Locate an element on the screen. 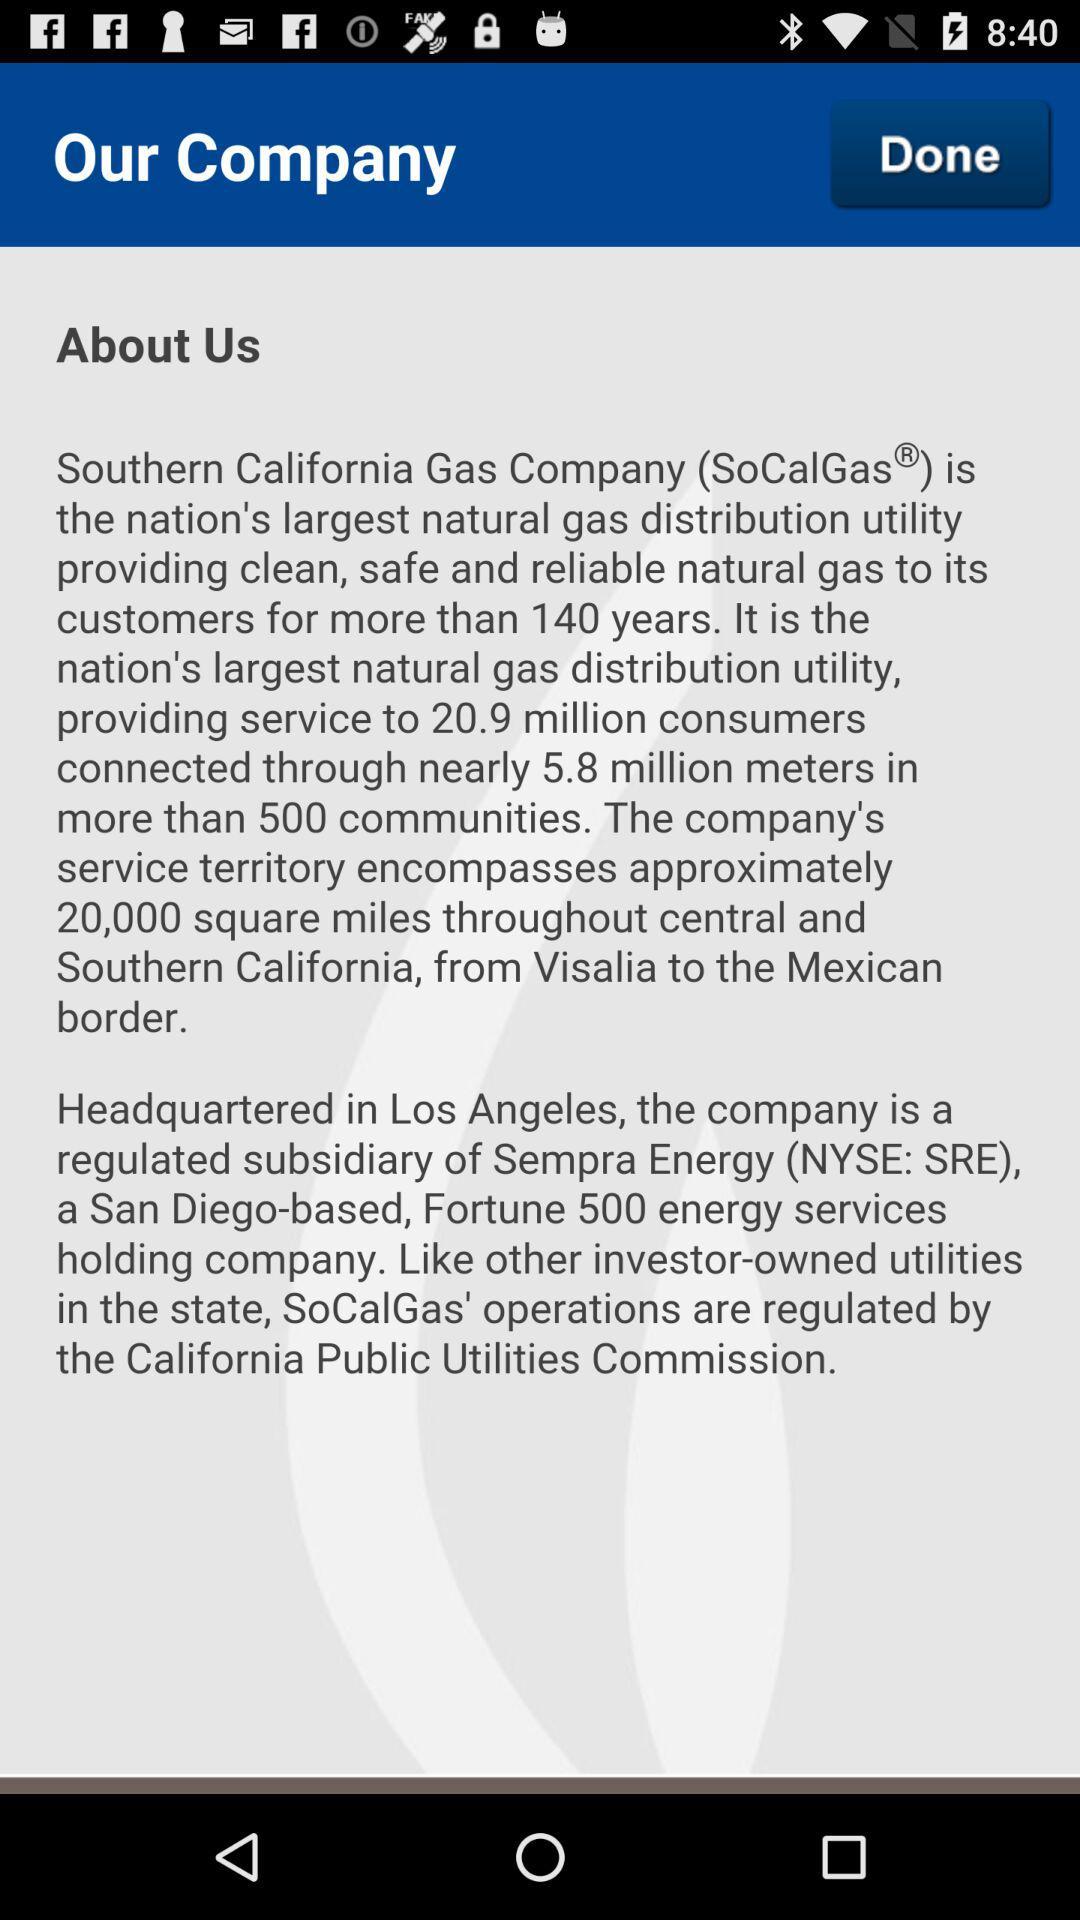  exit page is located at coordinates (941, 153).